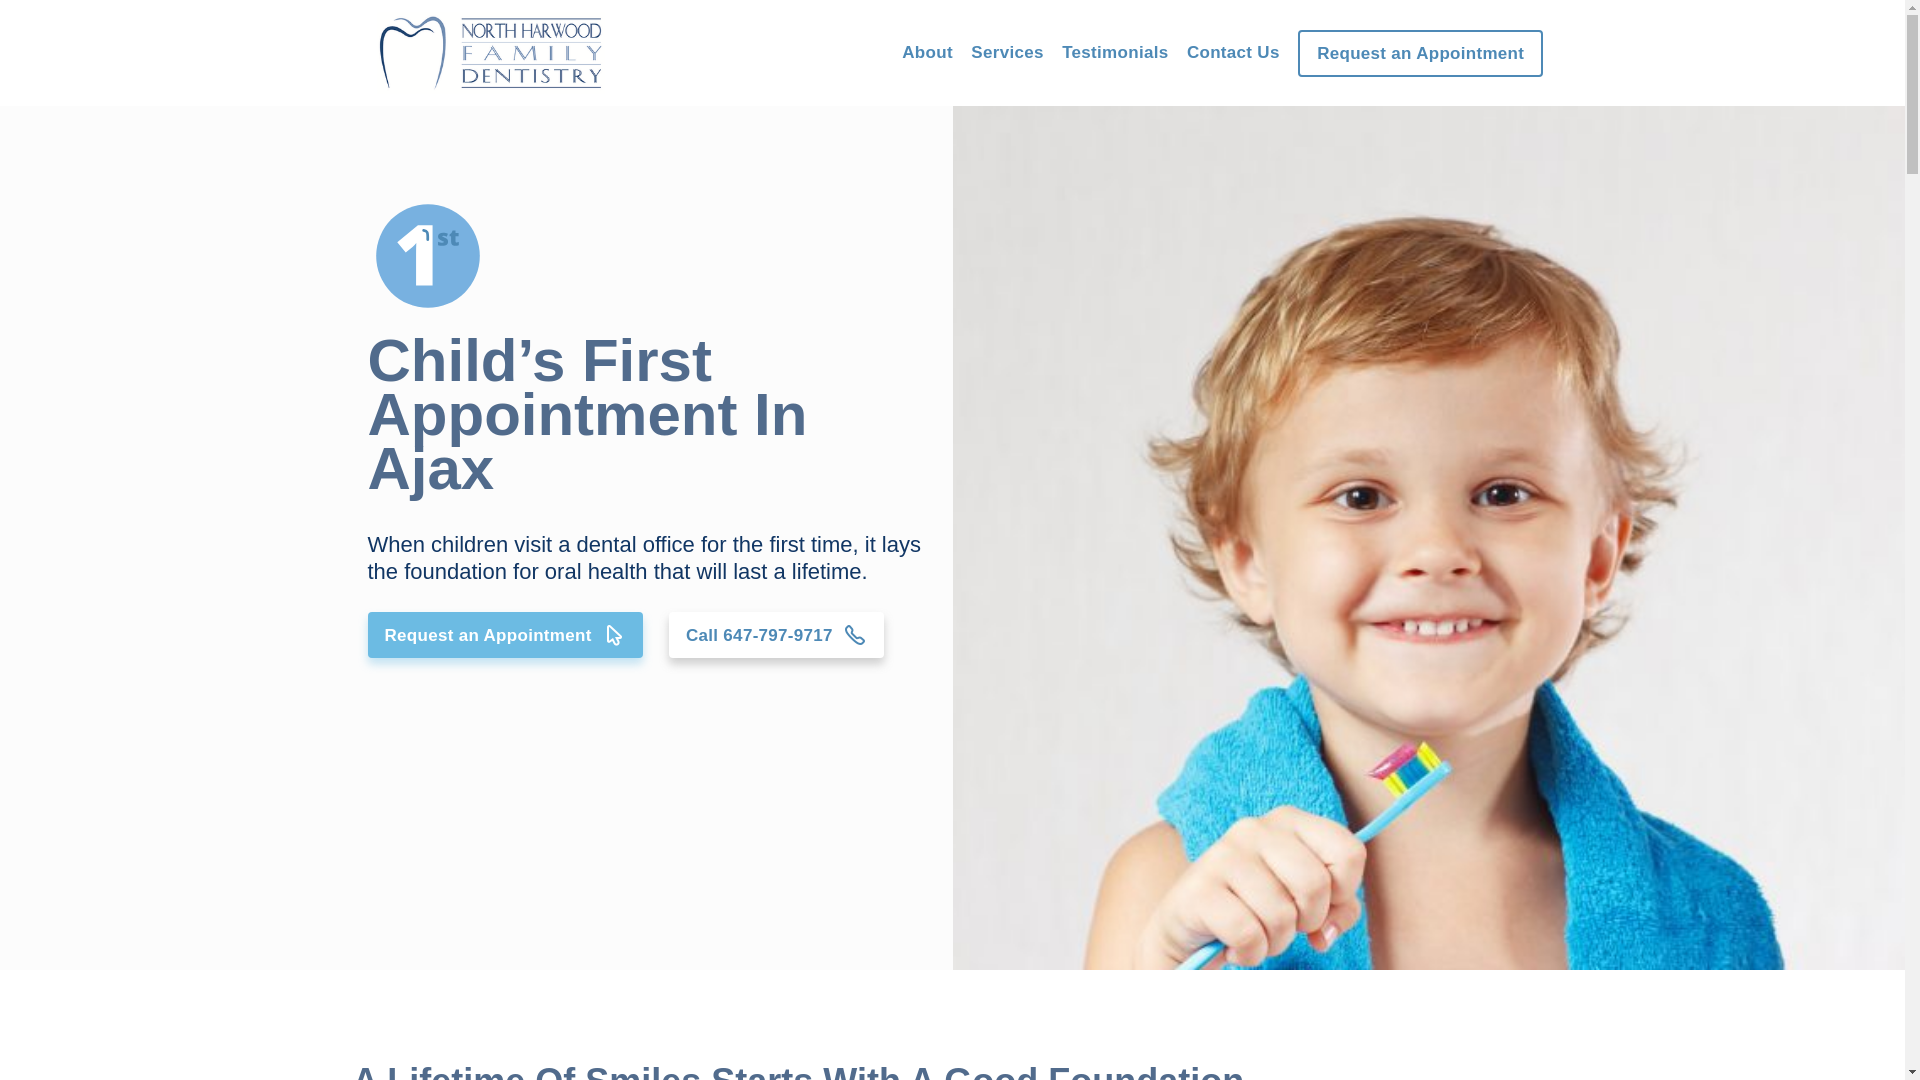 This screenshot has width=1920, height=1080. Describe the element at coordinates (505, 635) in the screenshot. I see `'Request an Appointment'` at that location.